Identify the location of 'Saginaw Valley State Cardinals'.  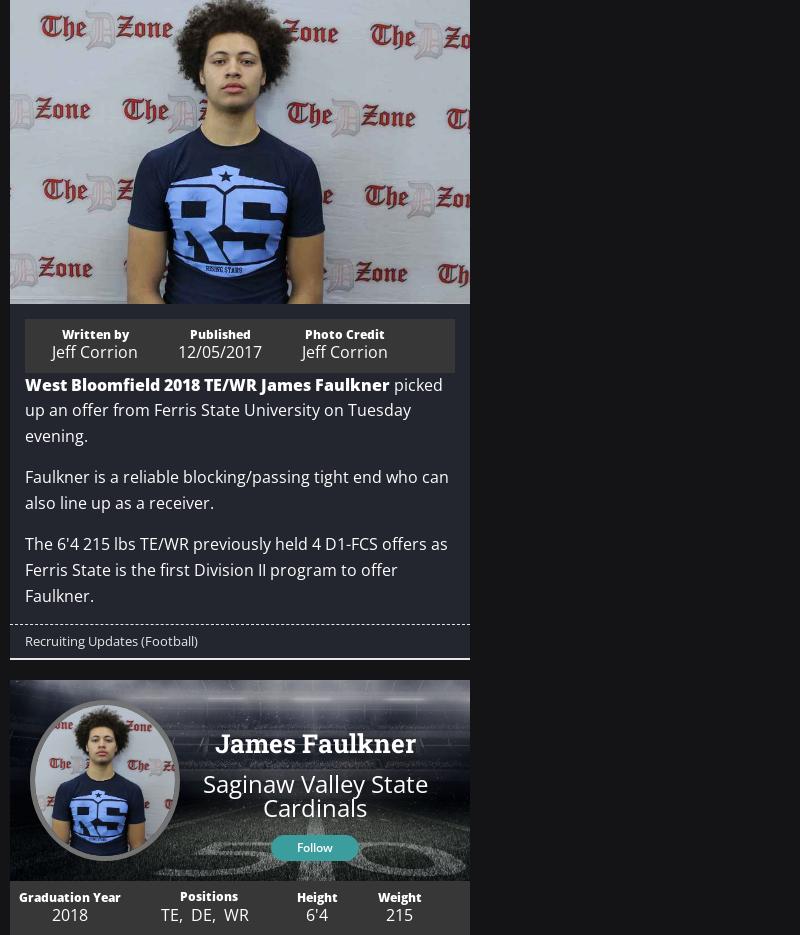
(313, 793).